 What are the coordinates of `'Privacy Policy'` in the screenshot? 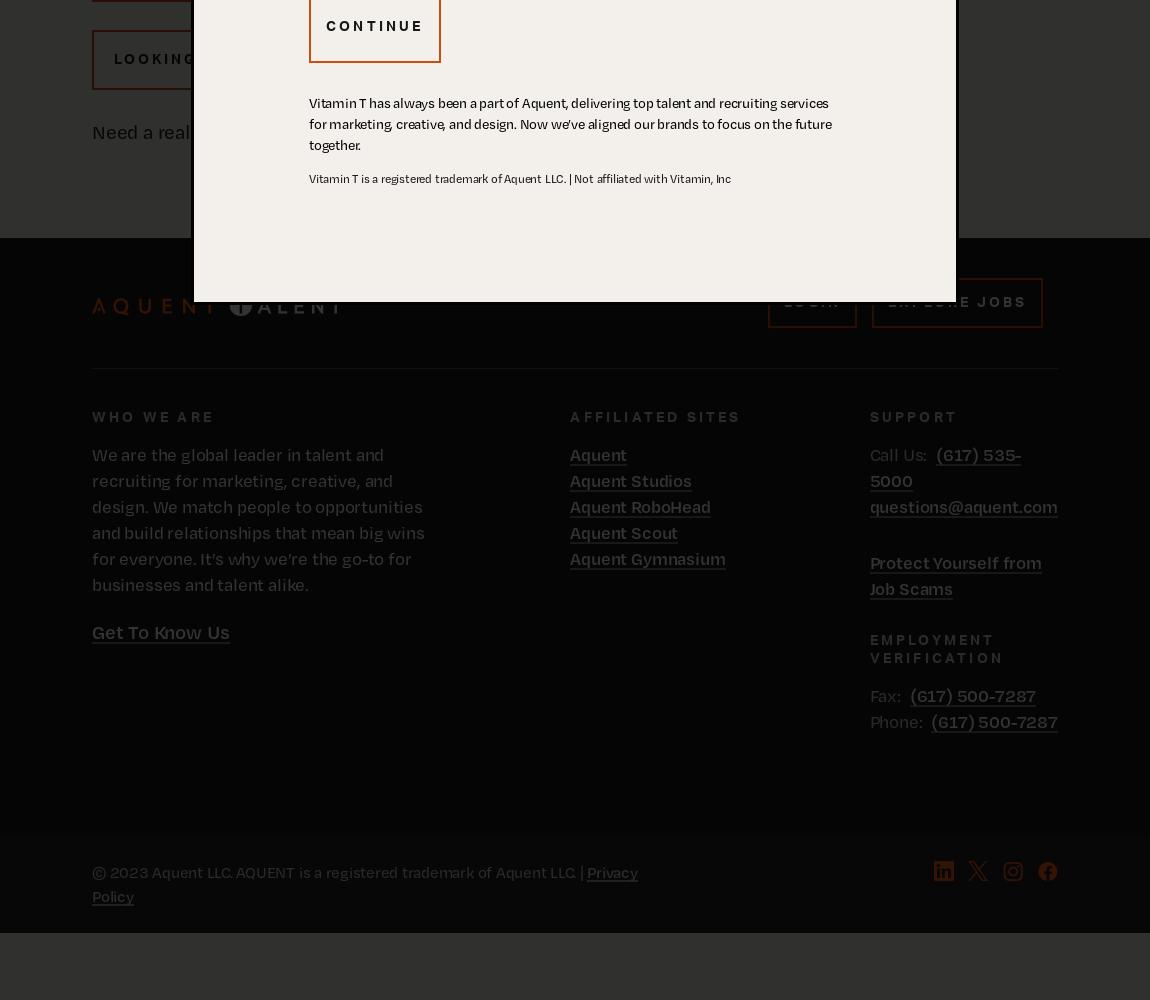 It's located at (364, 884).